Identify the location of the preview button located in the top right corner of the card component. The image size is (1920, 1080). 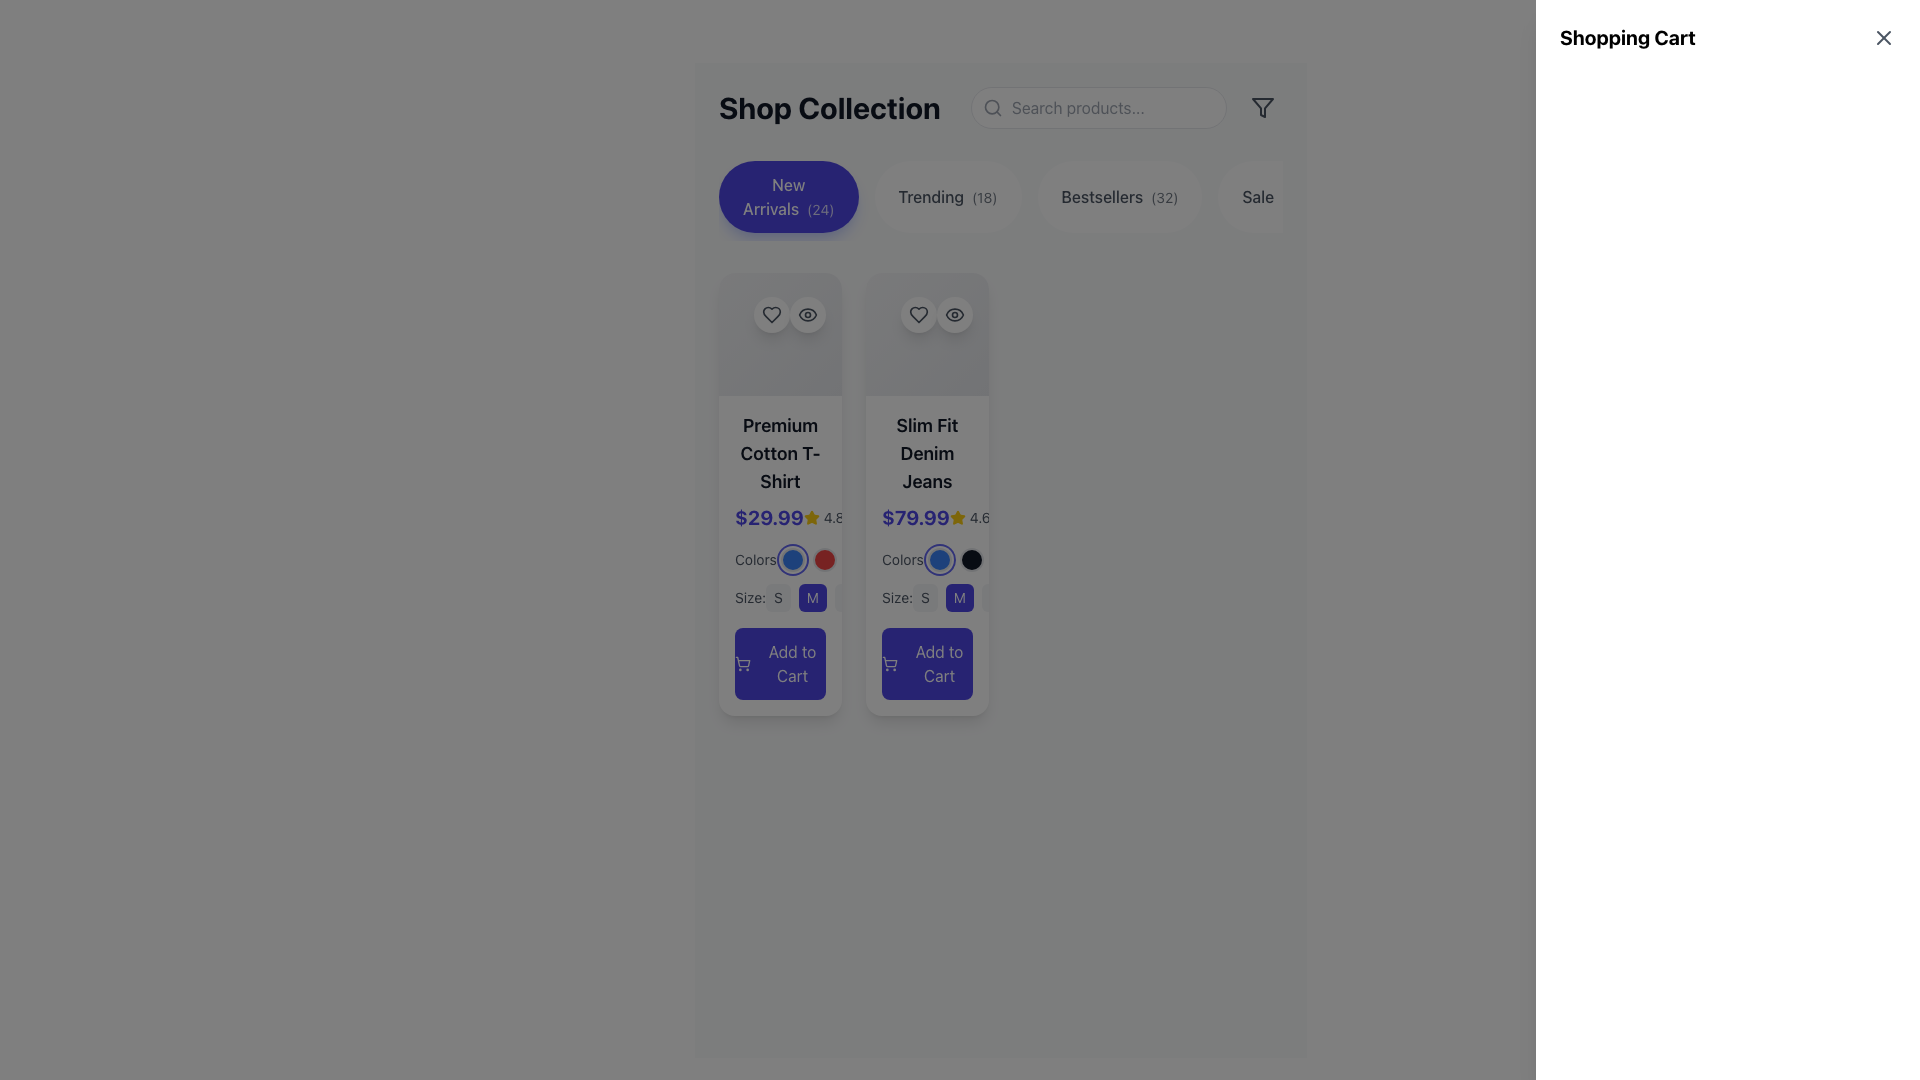
(807, 315).